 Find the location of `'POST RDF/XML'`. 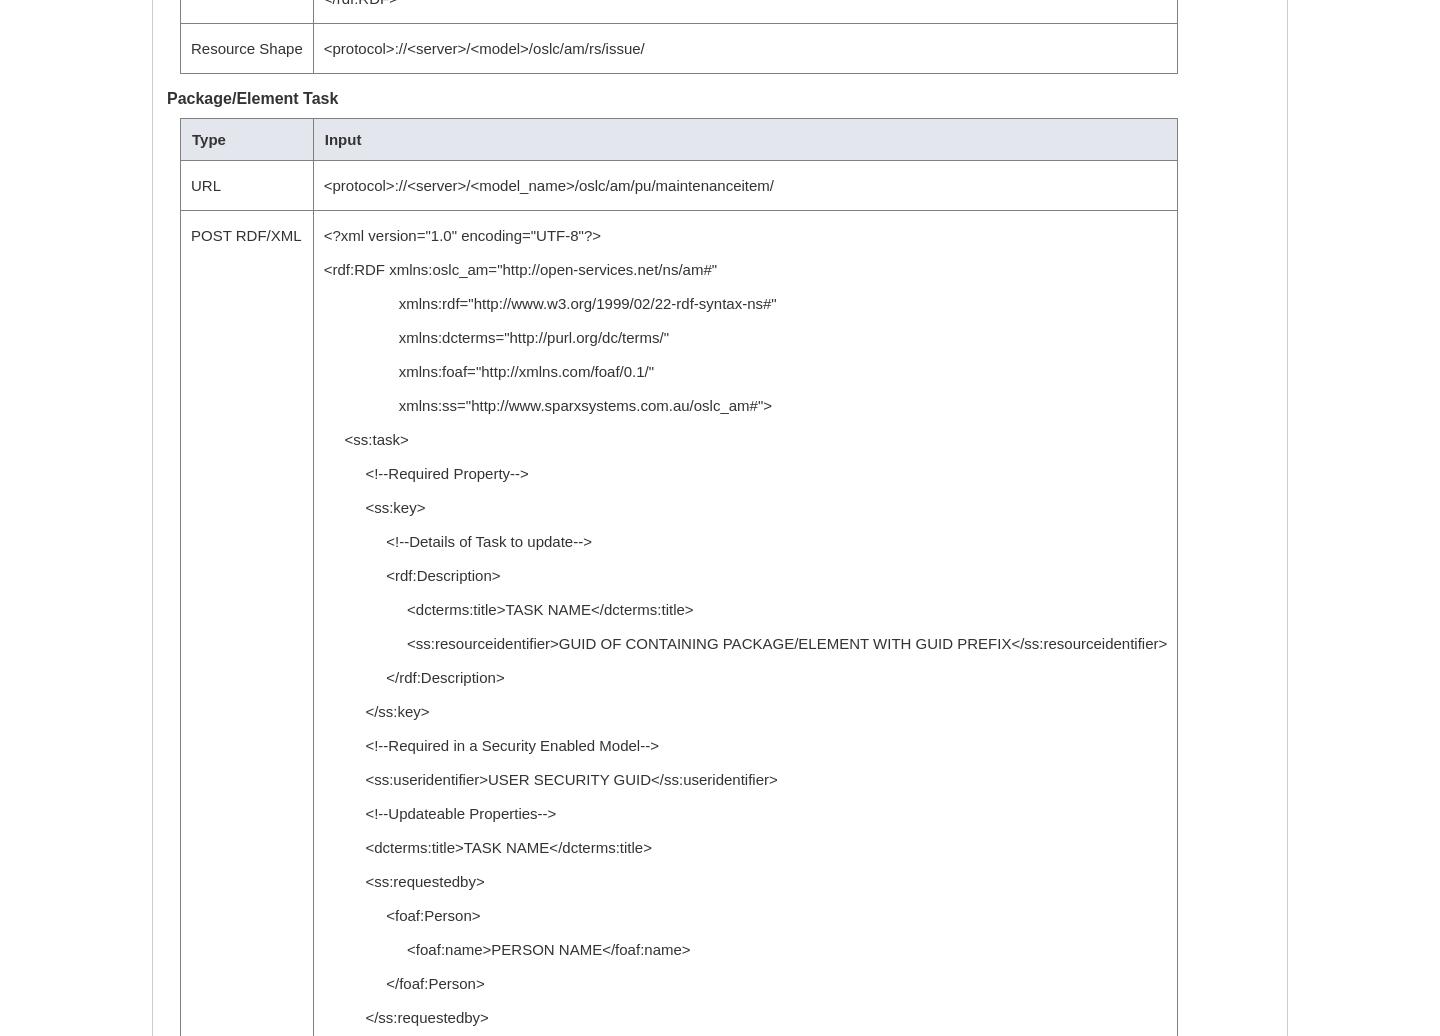

'POST RDF/XML' is located at coordinates (244, 235).